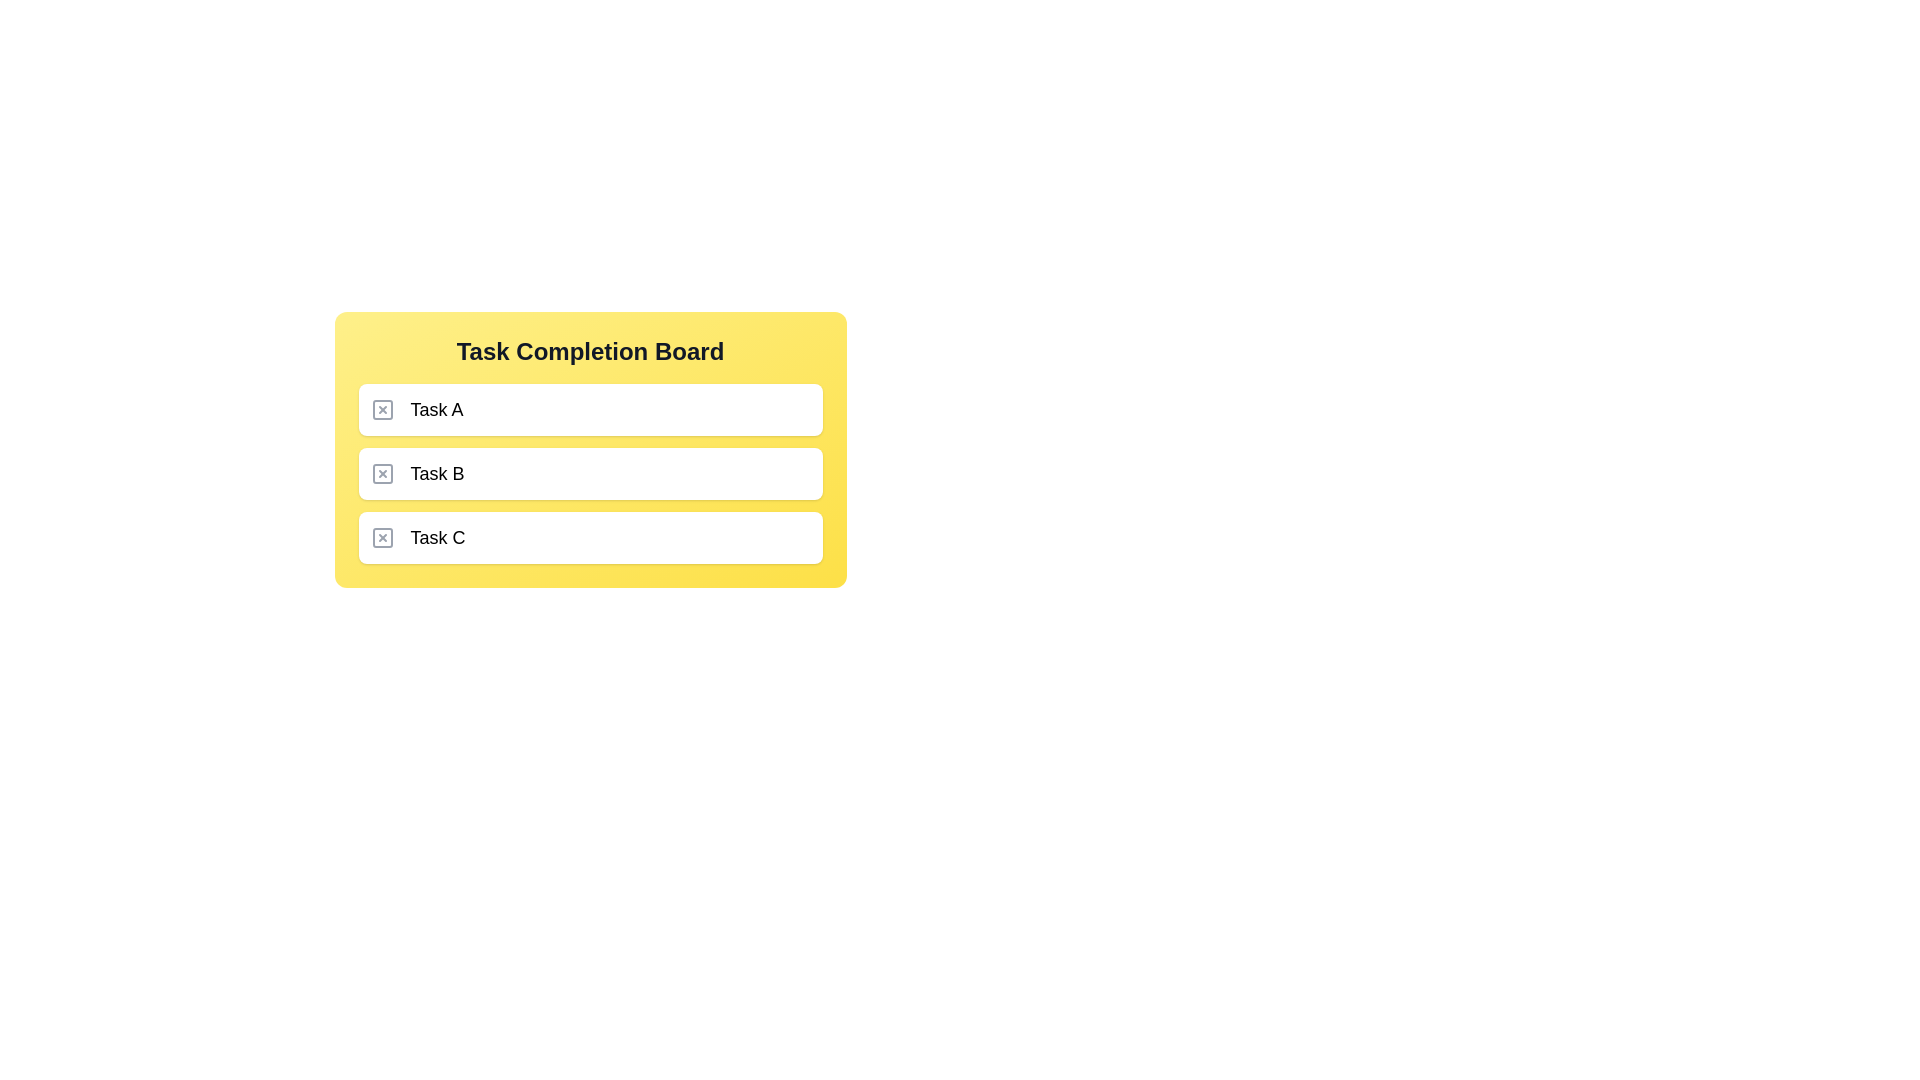  What do you see at coordinates (382, 474) in the screenshot?
I see `the button to remove or close the associated task, located to the left of 'Task B' in the task list` at bounding box center [382, 474].